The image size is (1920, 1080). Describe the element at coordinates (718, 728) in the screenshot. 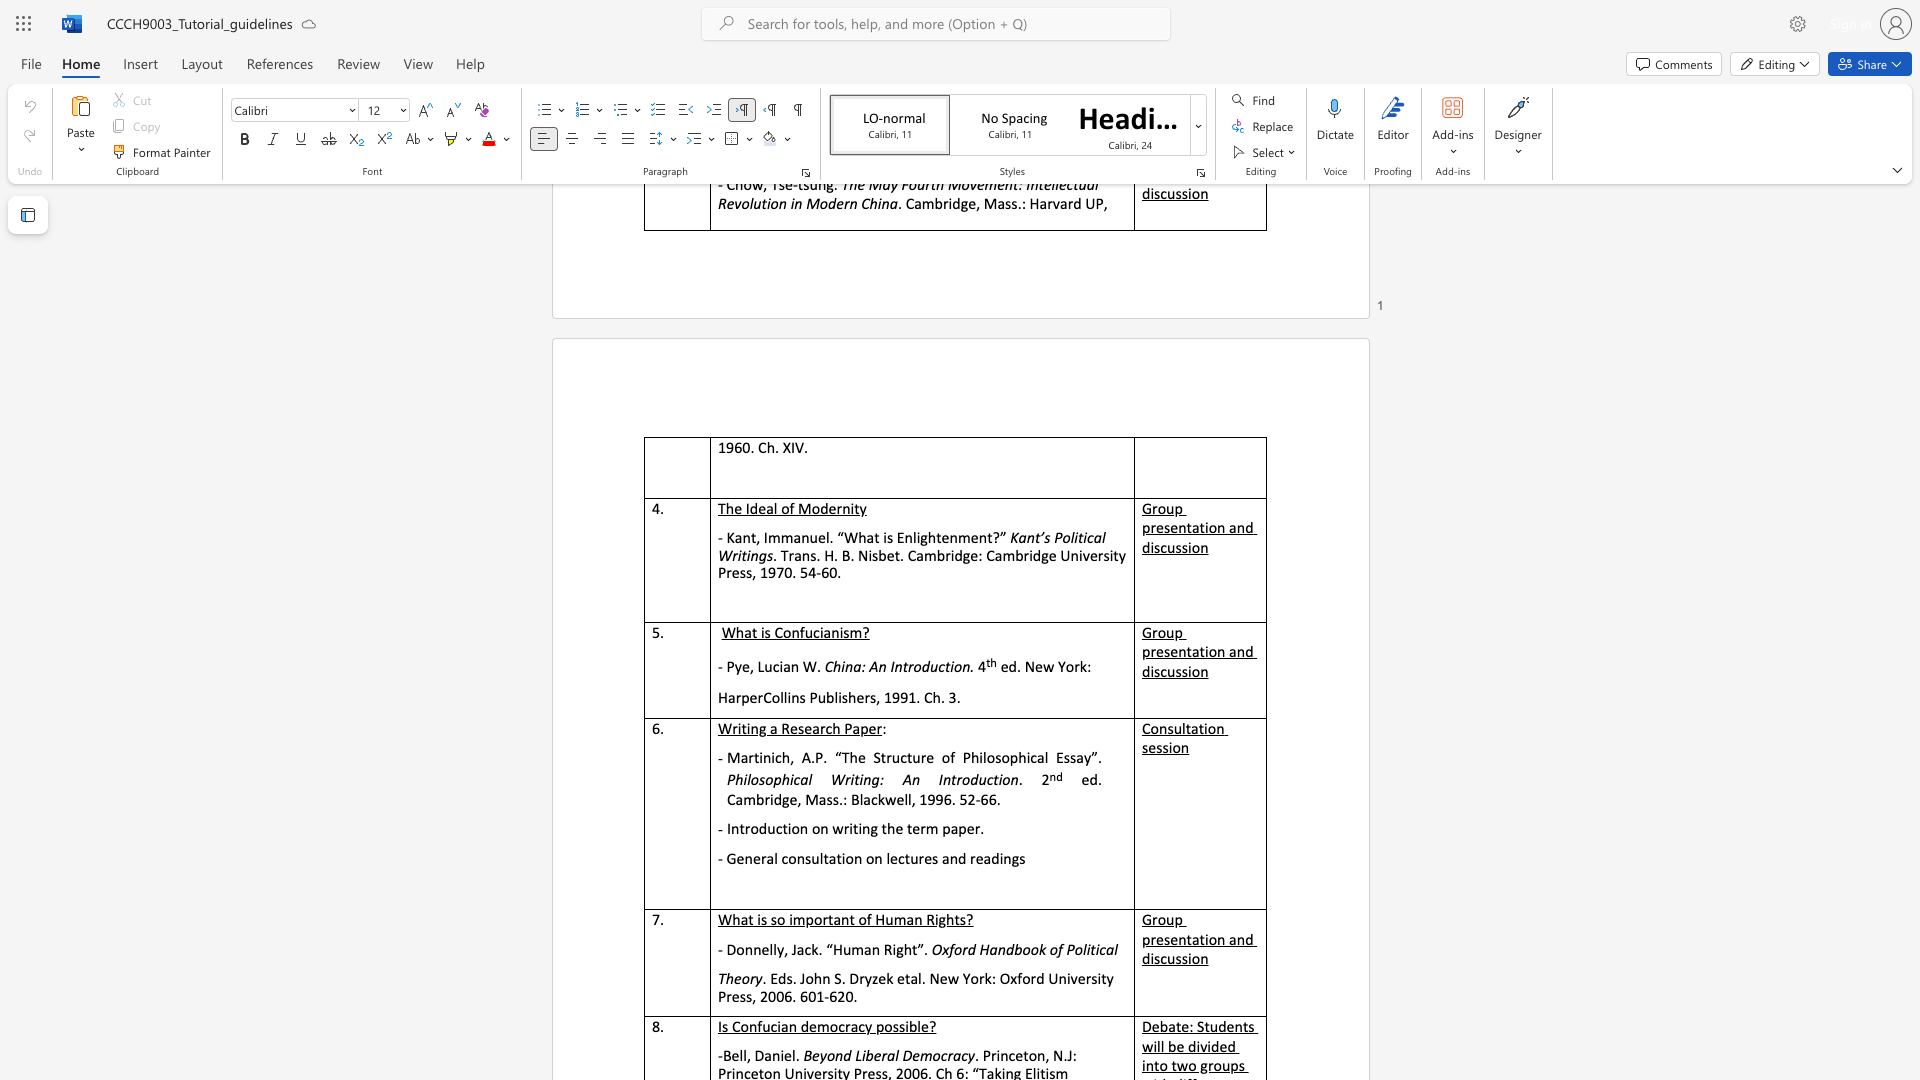

I see `the subset text "Writing a R" within the text "Writing a Research Paper"` at that location.